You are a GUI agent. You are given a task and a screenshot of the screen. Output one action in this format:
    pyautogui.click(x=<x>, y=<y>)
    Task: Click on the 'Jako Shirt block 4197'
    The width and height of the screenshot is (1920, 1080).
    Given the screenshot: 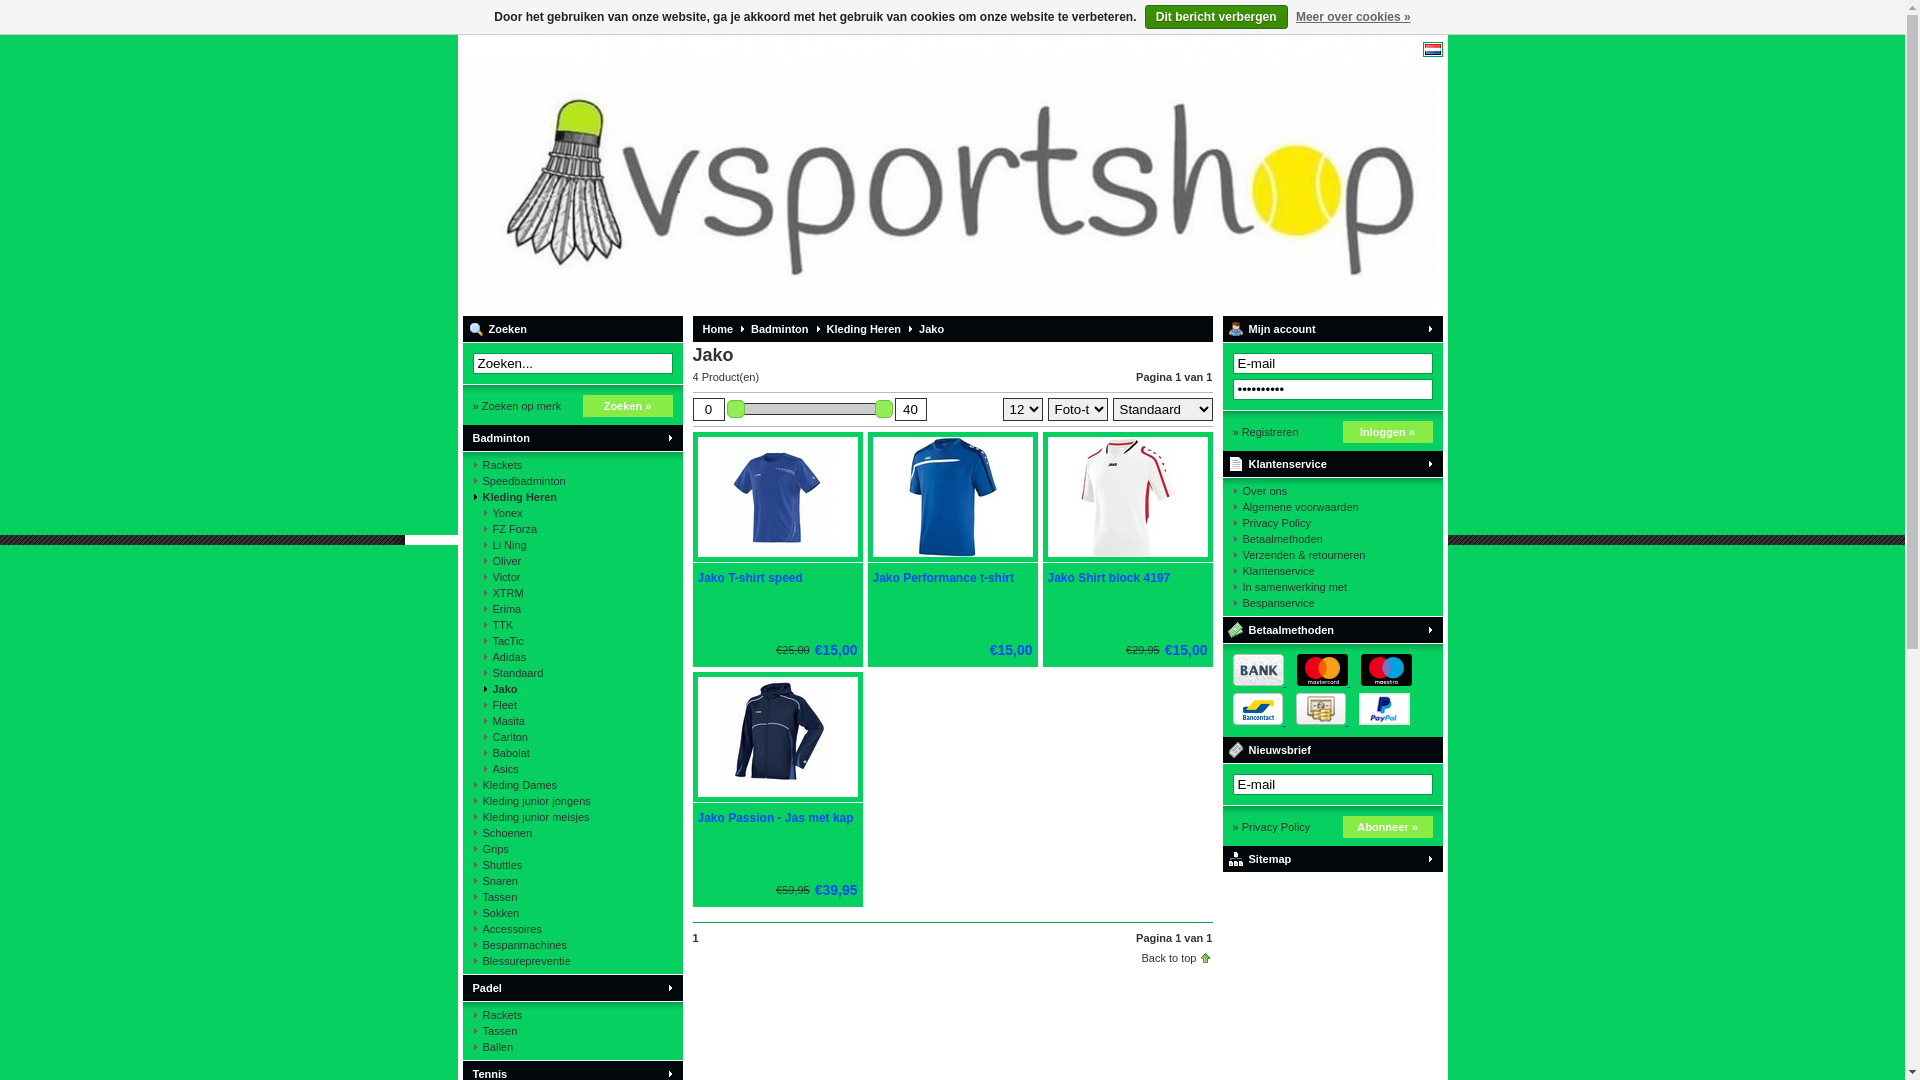 What is the action you would take?
    pyautogui.click(x=1127, y=558)
    